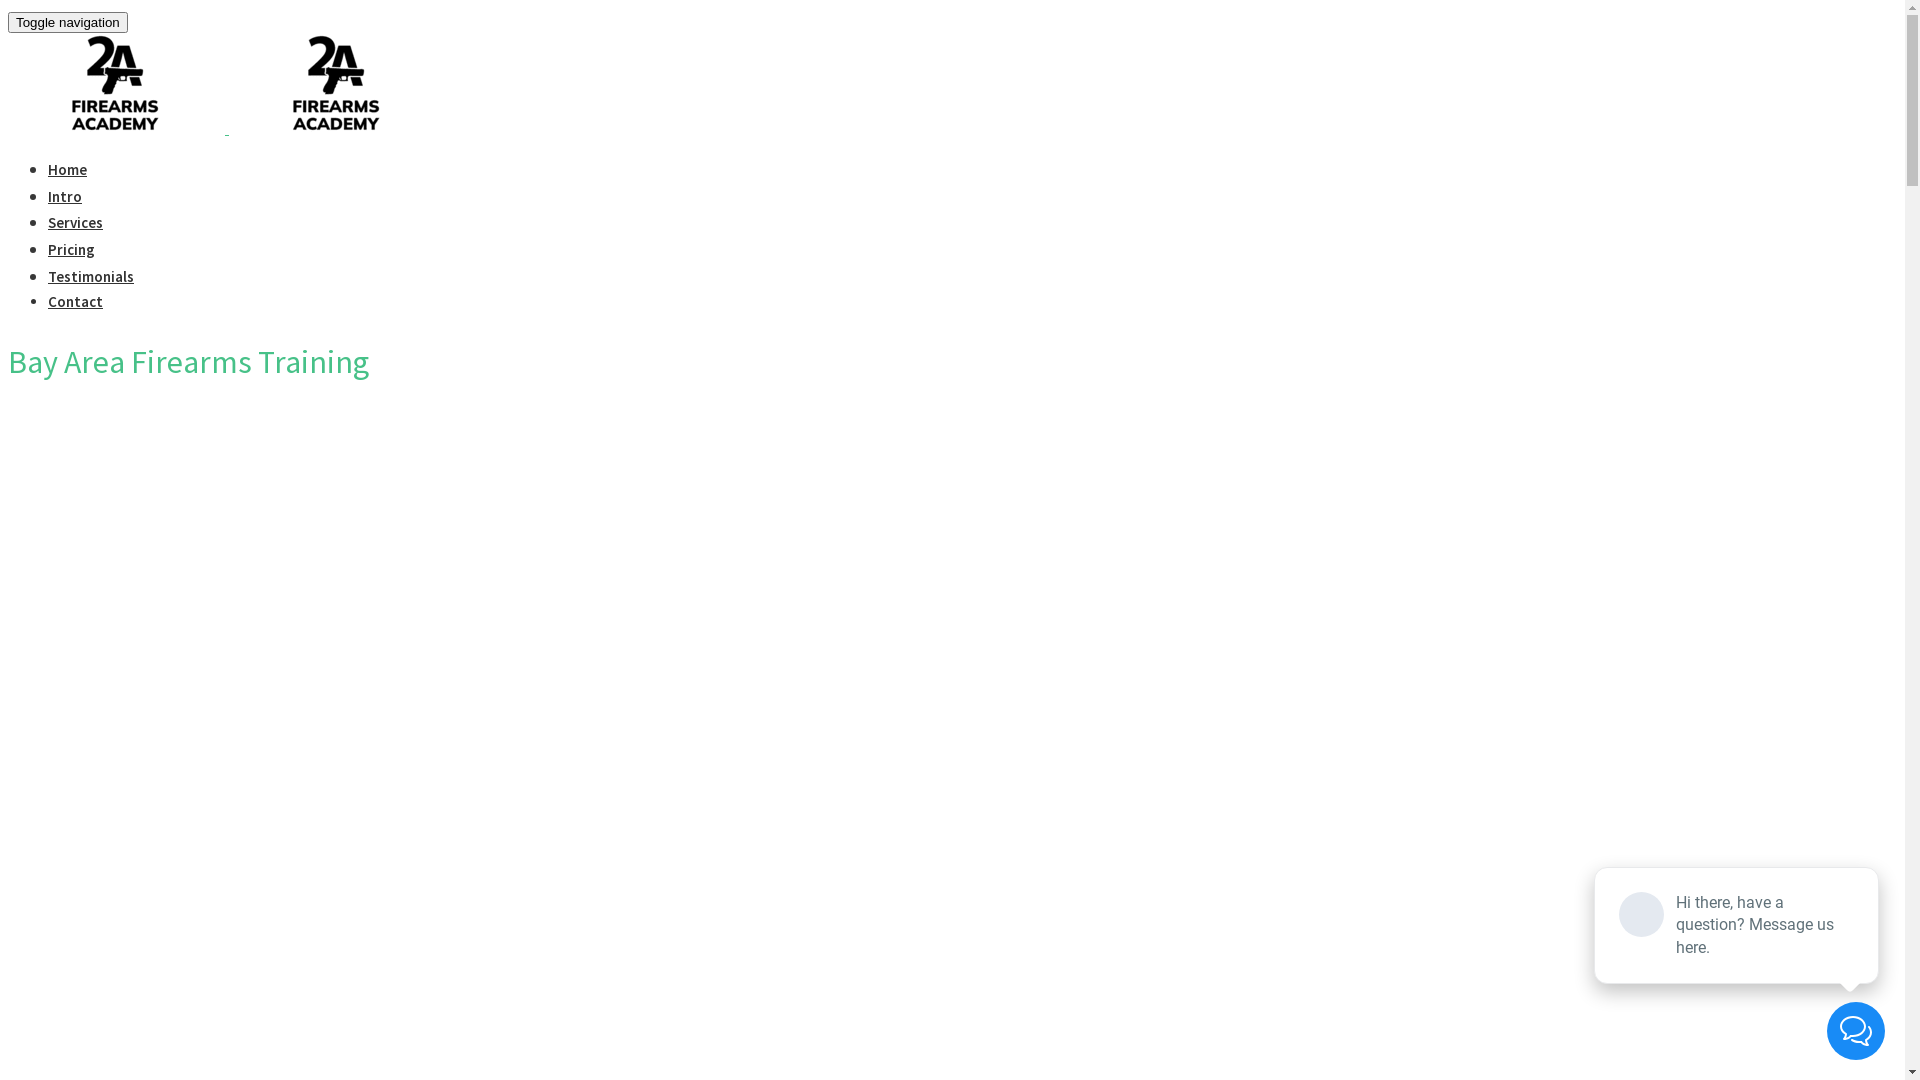  I want to click on 'Toggle navigation', so click(67, 22).